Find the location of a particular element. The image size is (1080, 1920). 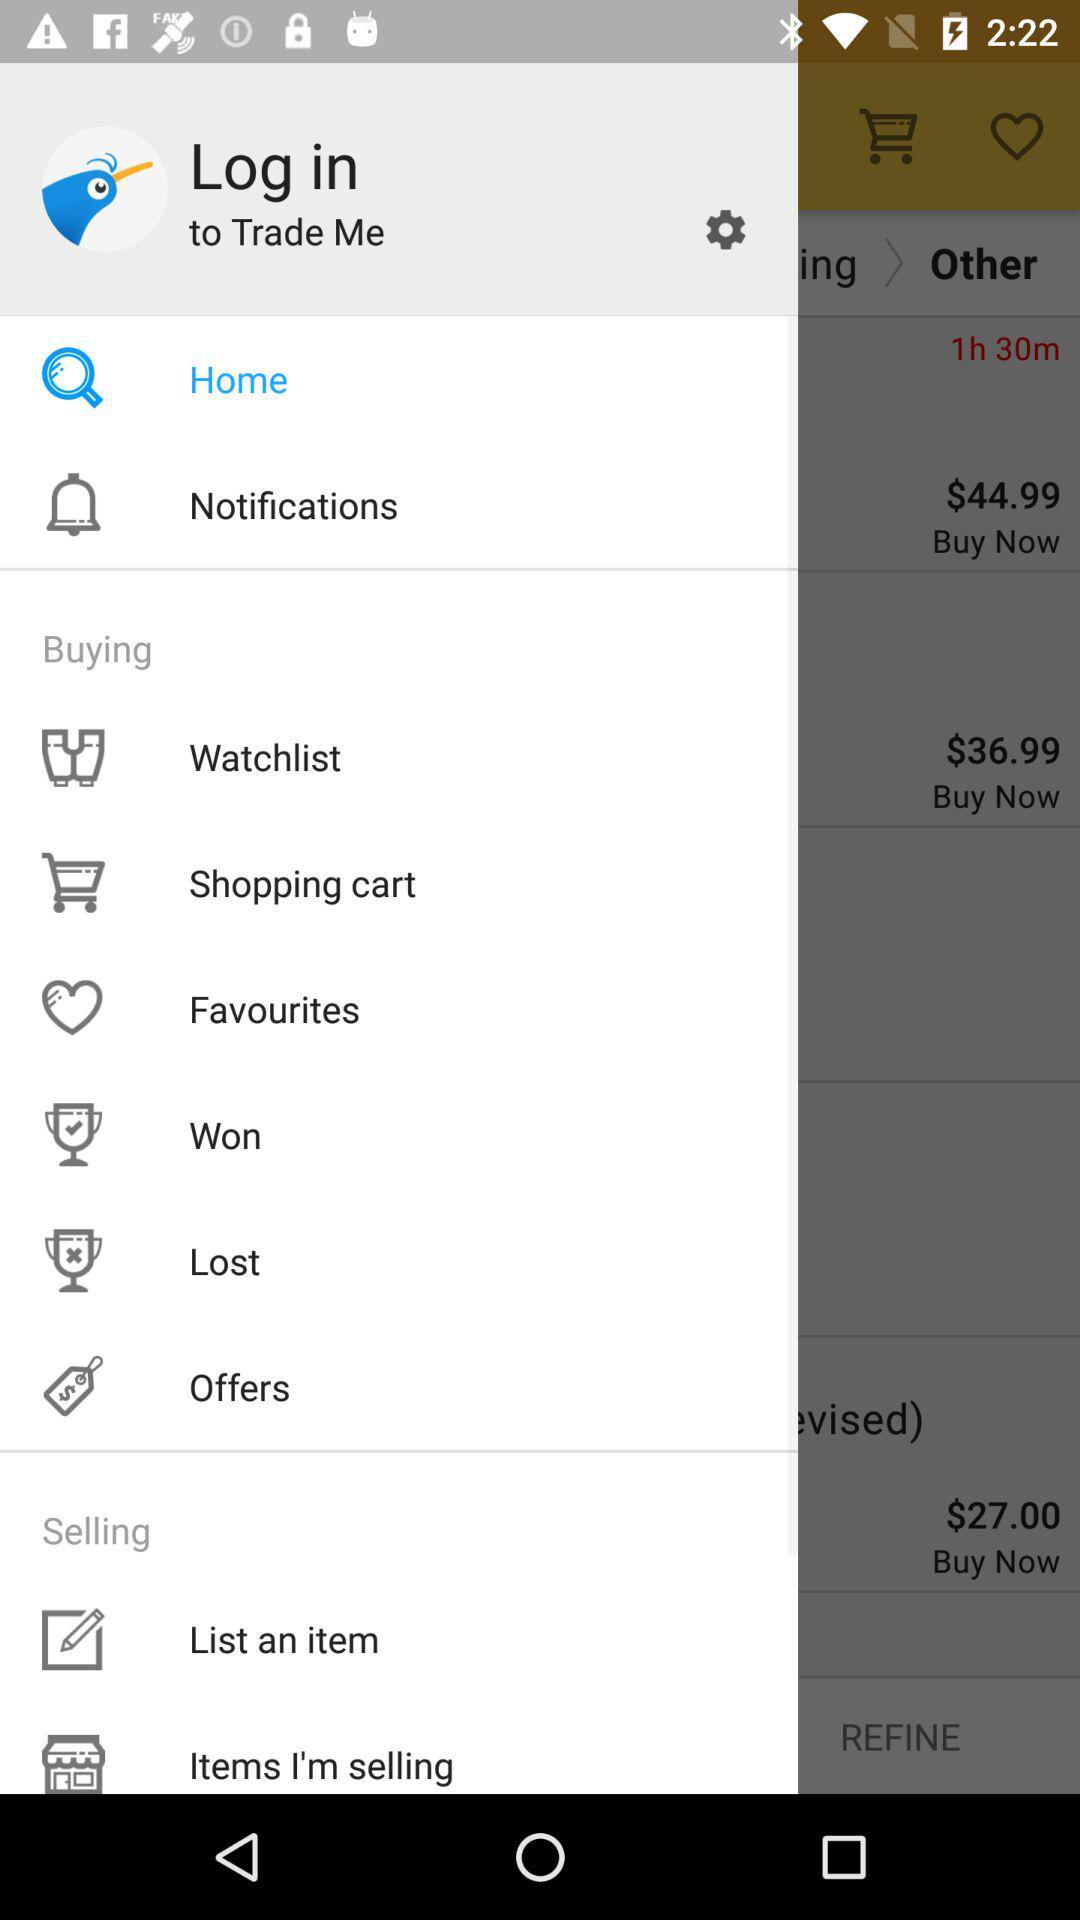

the cart icon shown left to heart icon at the top right corner is located at coordinates (887, 135).